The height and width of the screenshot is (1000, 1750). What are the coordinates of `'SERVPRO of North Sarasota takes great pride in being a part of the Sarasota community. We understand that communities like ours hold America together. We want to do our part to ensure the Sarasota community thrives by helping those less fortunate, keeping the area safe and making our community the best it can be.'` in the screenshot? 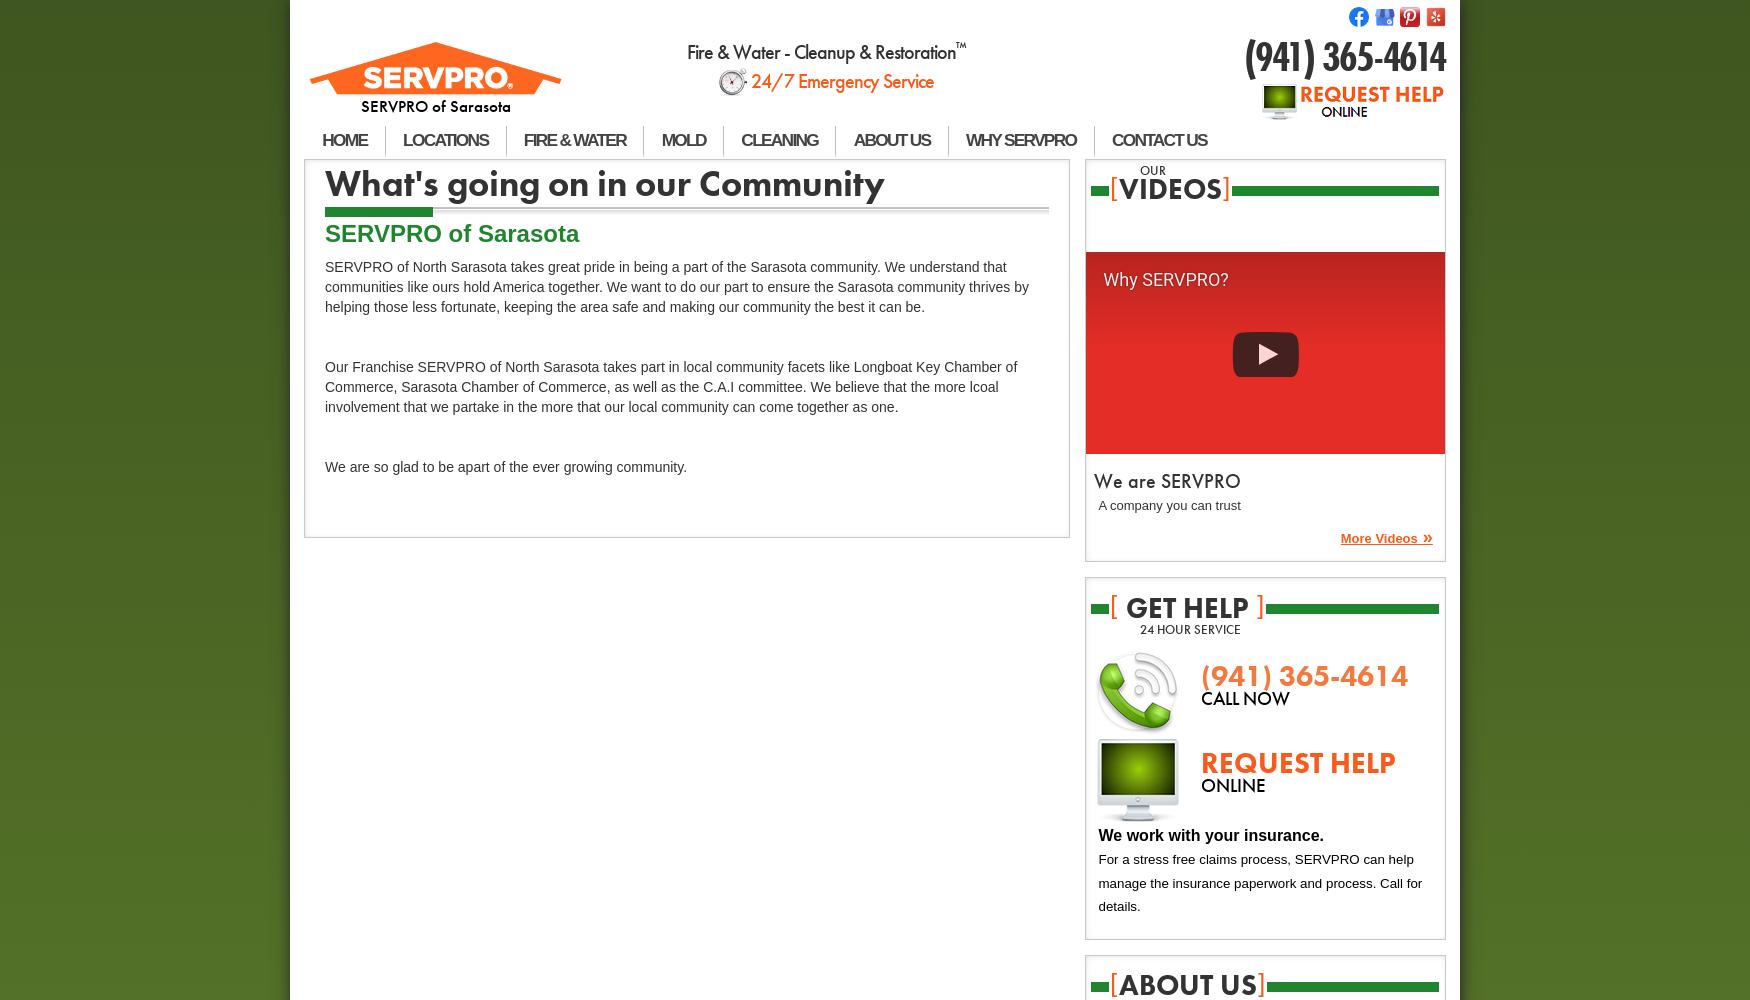 It's located at (675, 287).